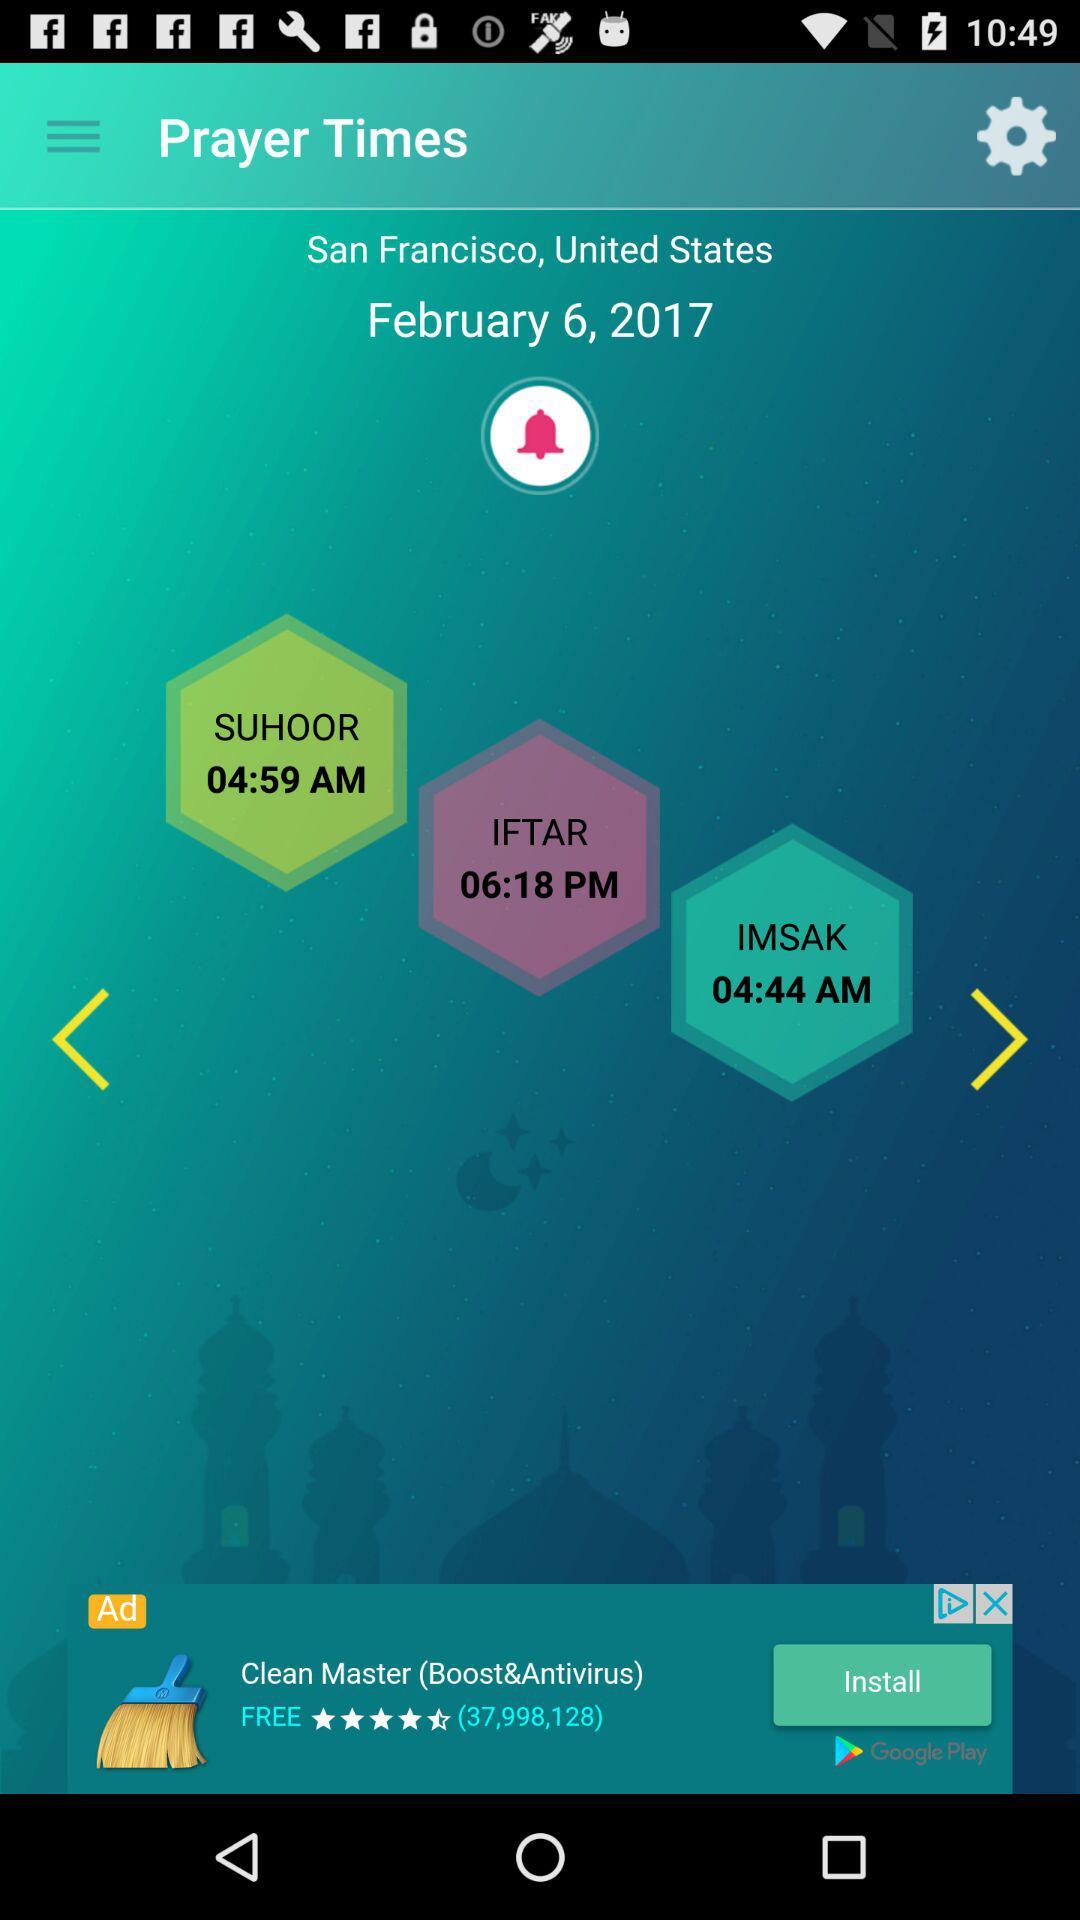 The image size is (1080, 1920). I want to click on open advertisement, so click(540, 1688).